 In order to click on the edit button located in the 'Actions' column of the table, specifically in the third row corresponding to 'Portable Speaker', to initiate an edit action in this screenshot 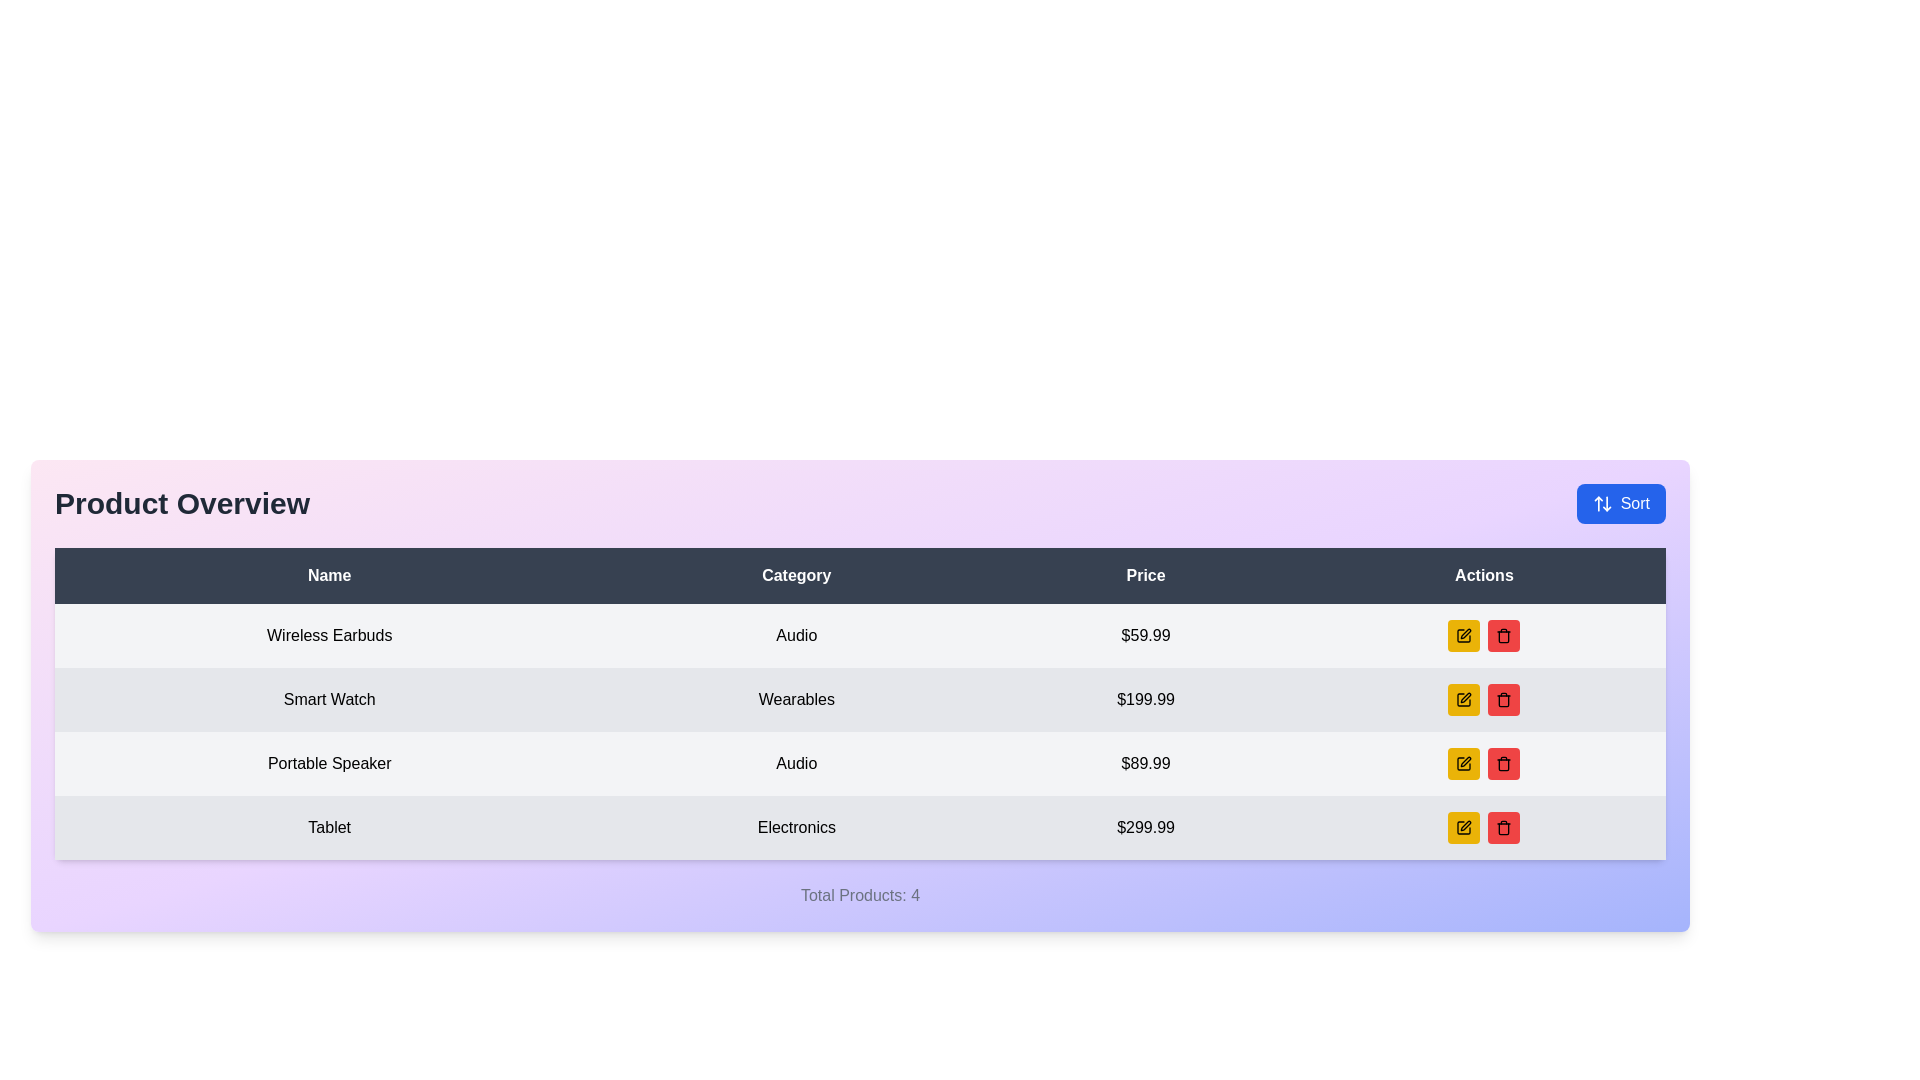, I will do `click(1464, 763)`.